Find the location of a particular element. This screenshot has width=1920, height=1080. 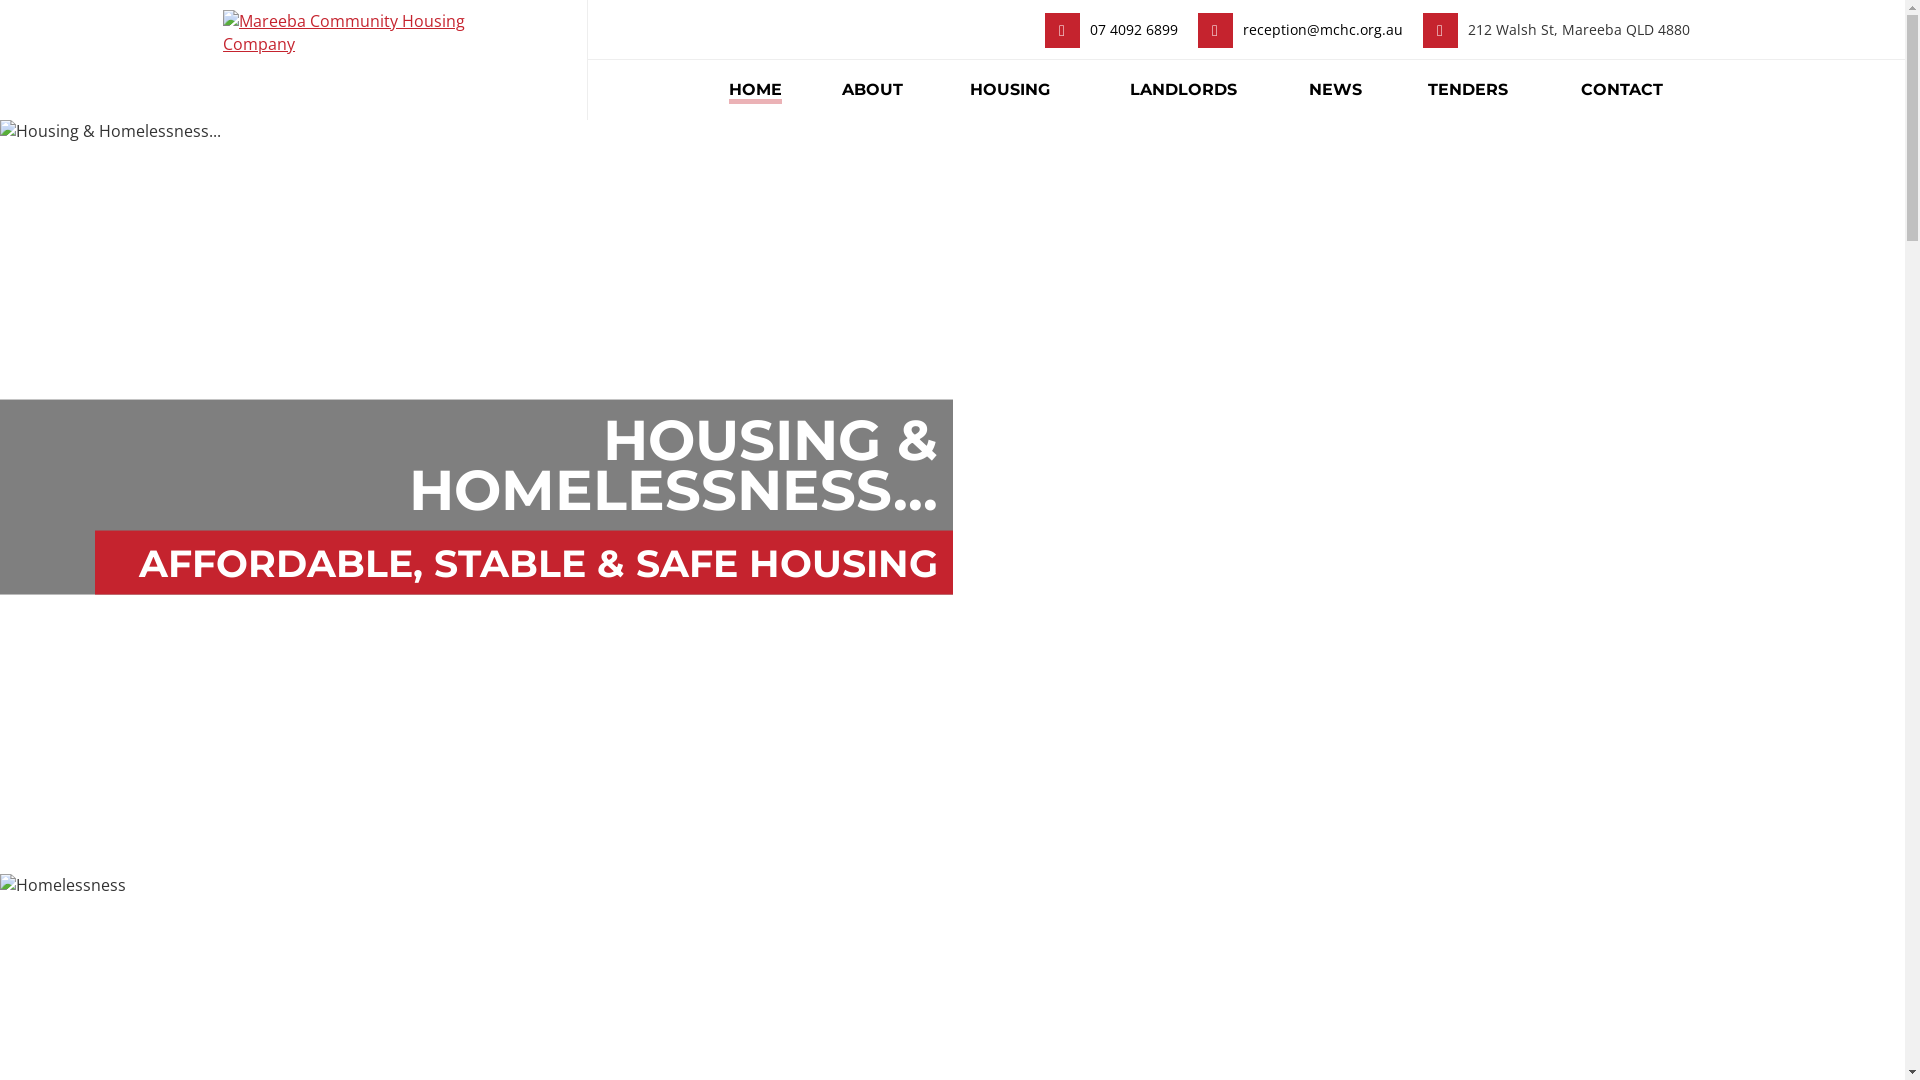

'CONTACT' is located at coordinates (1622, 88).